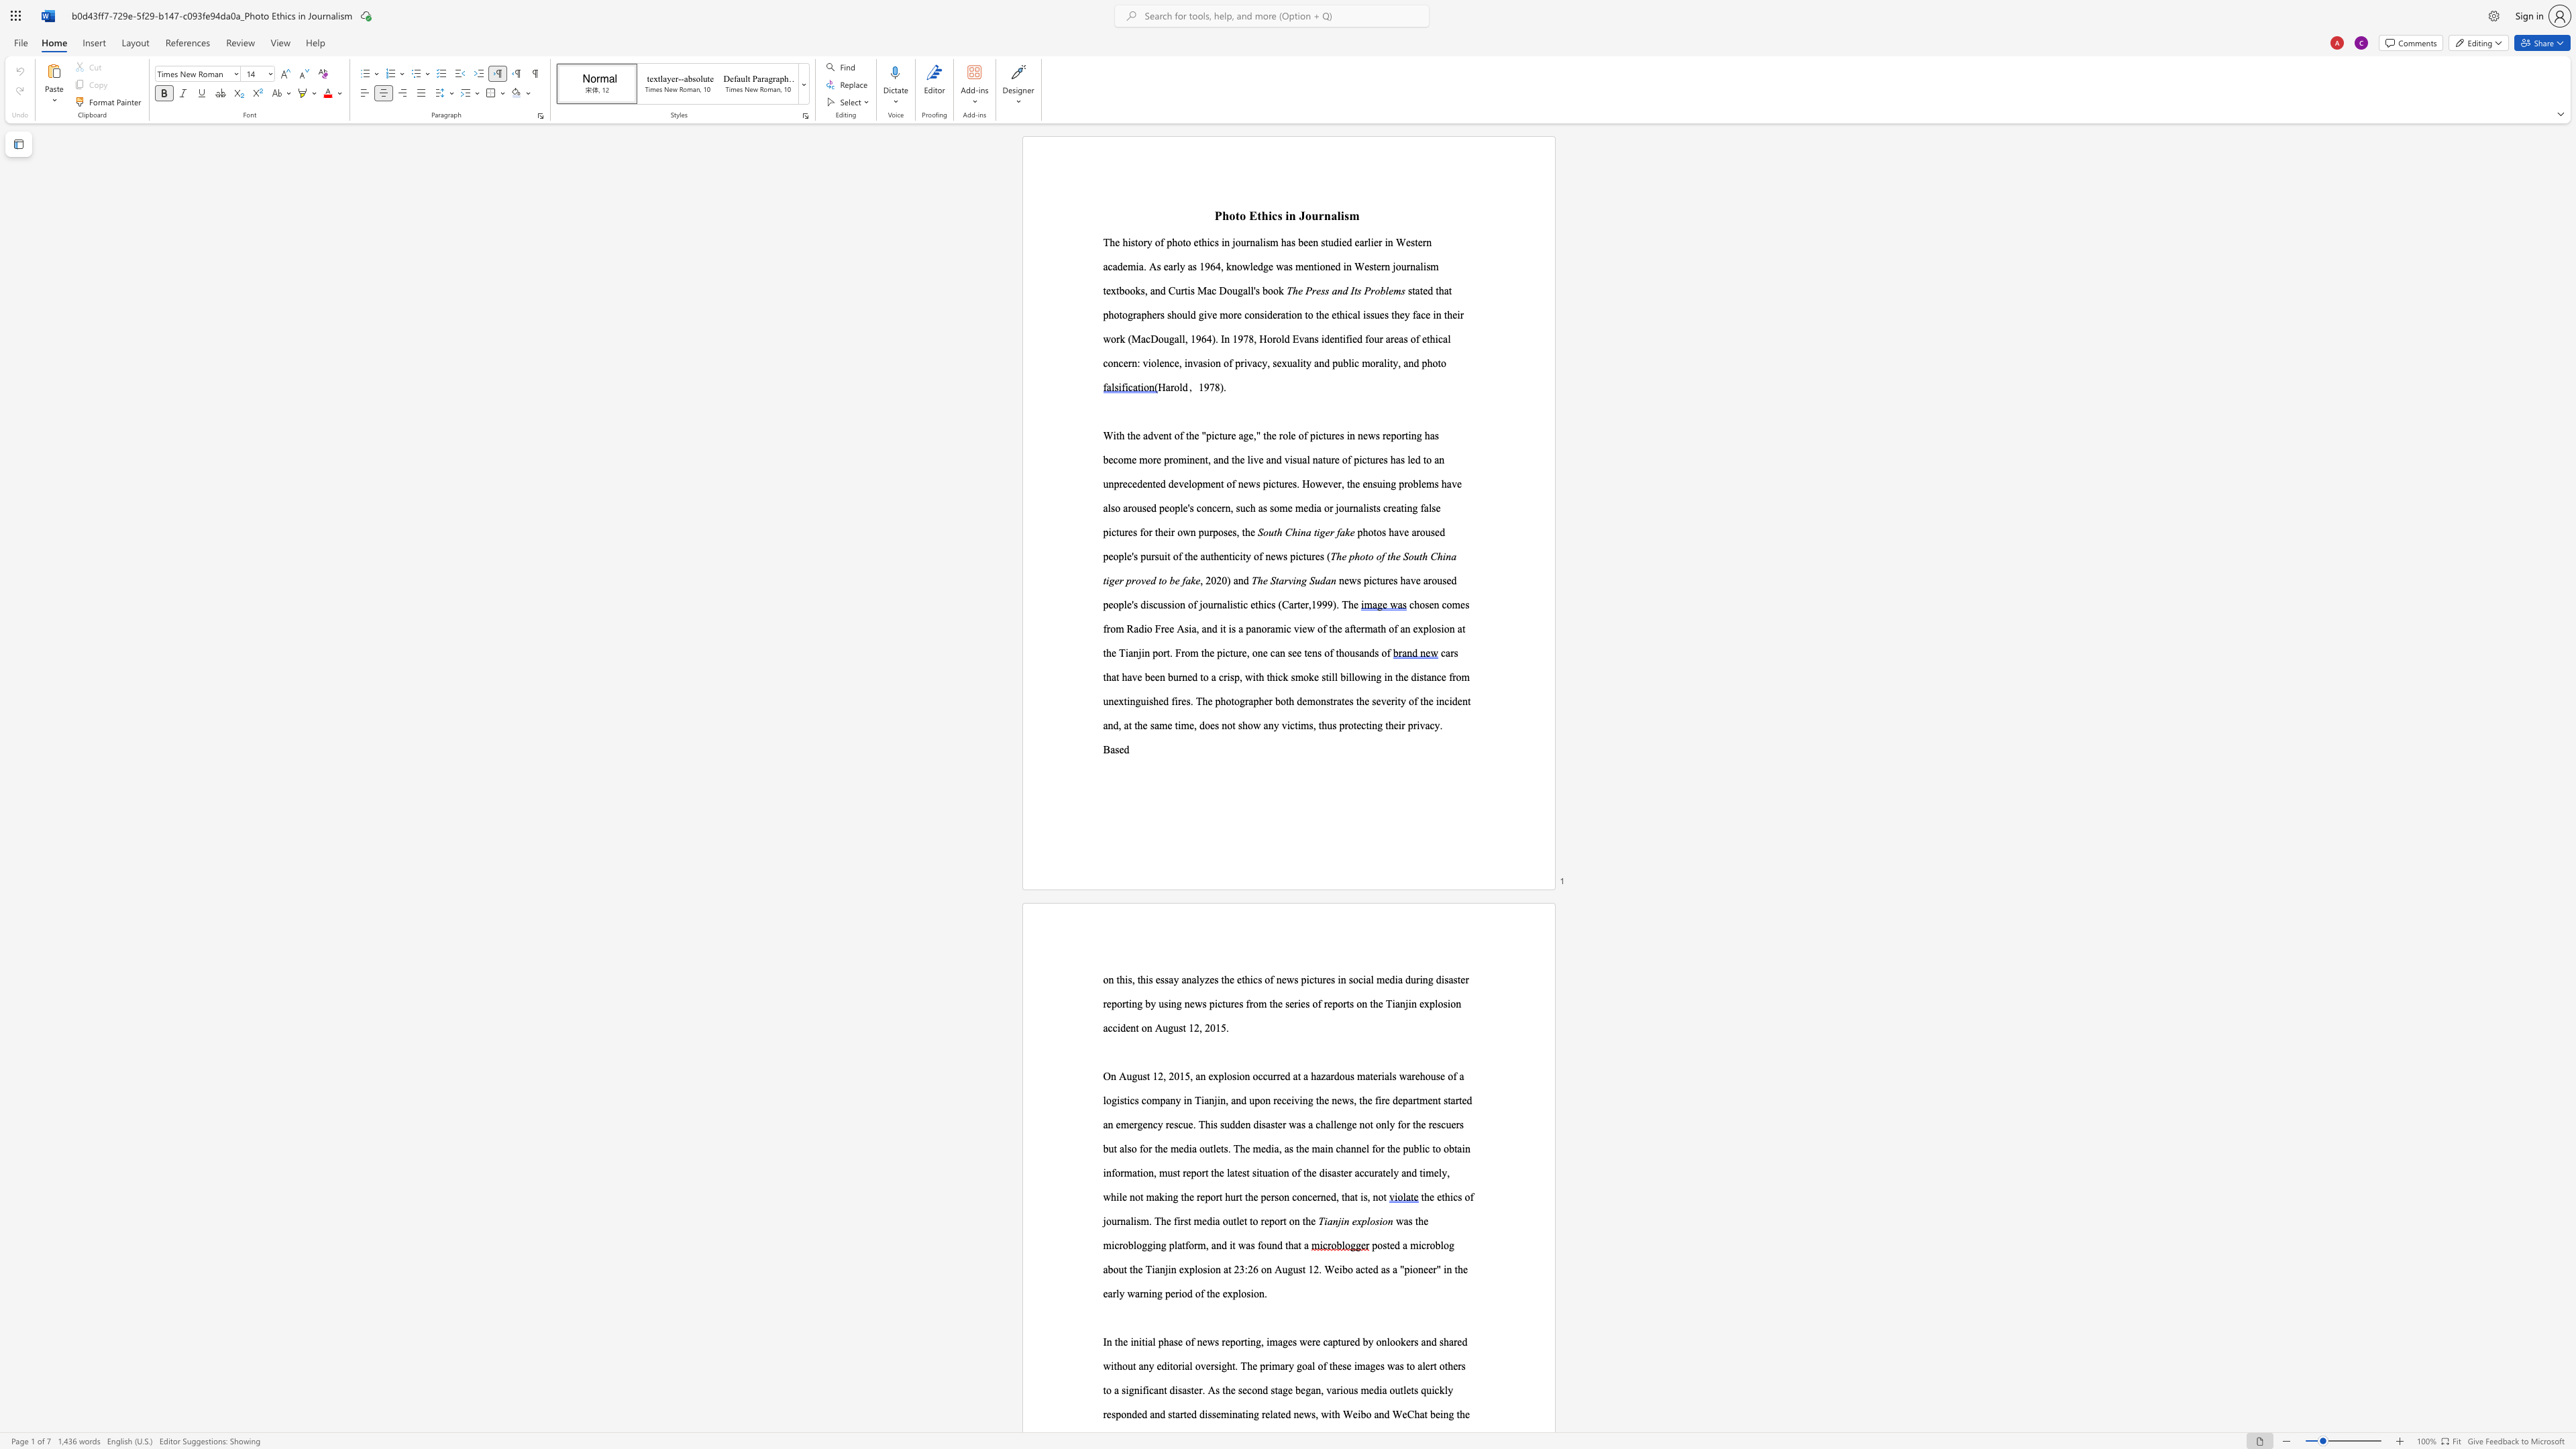 The image size is (2576, 1449). I want to click on the subset text "ographer" within the text "photographer", so click(1234, 700).